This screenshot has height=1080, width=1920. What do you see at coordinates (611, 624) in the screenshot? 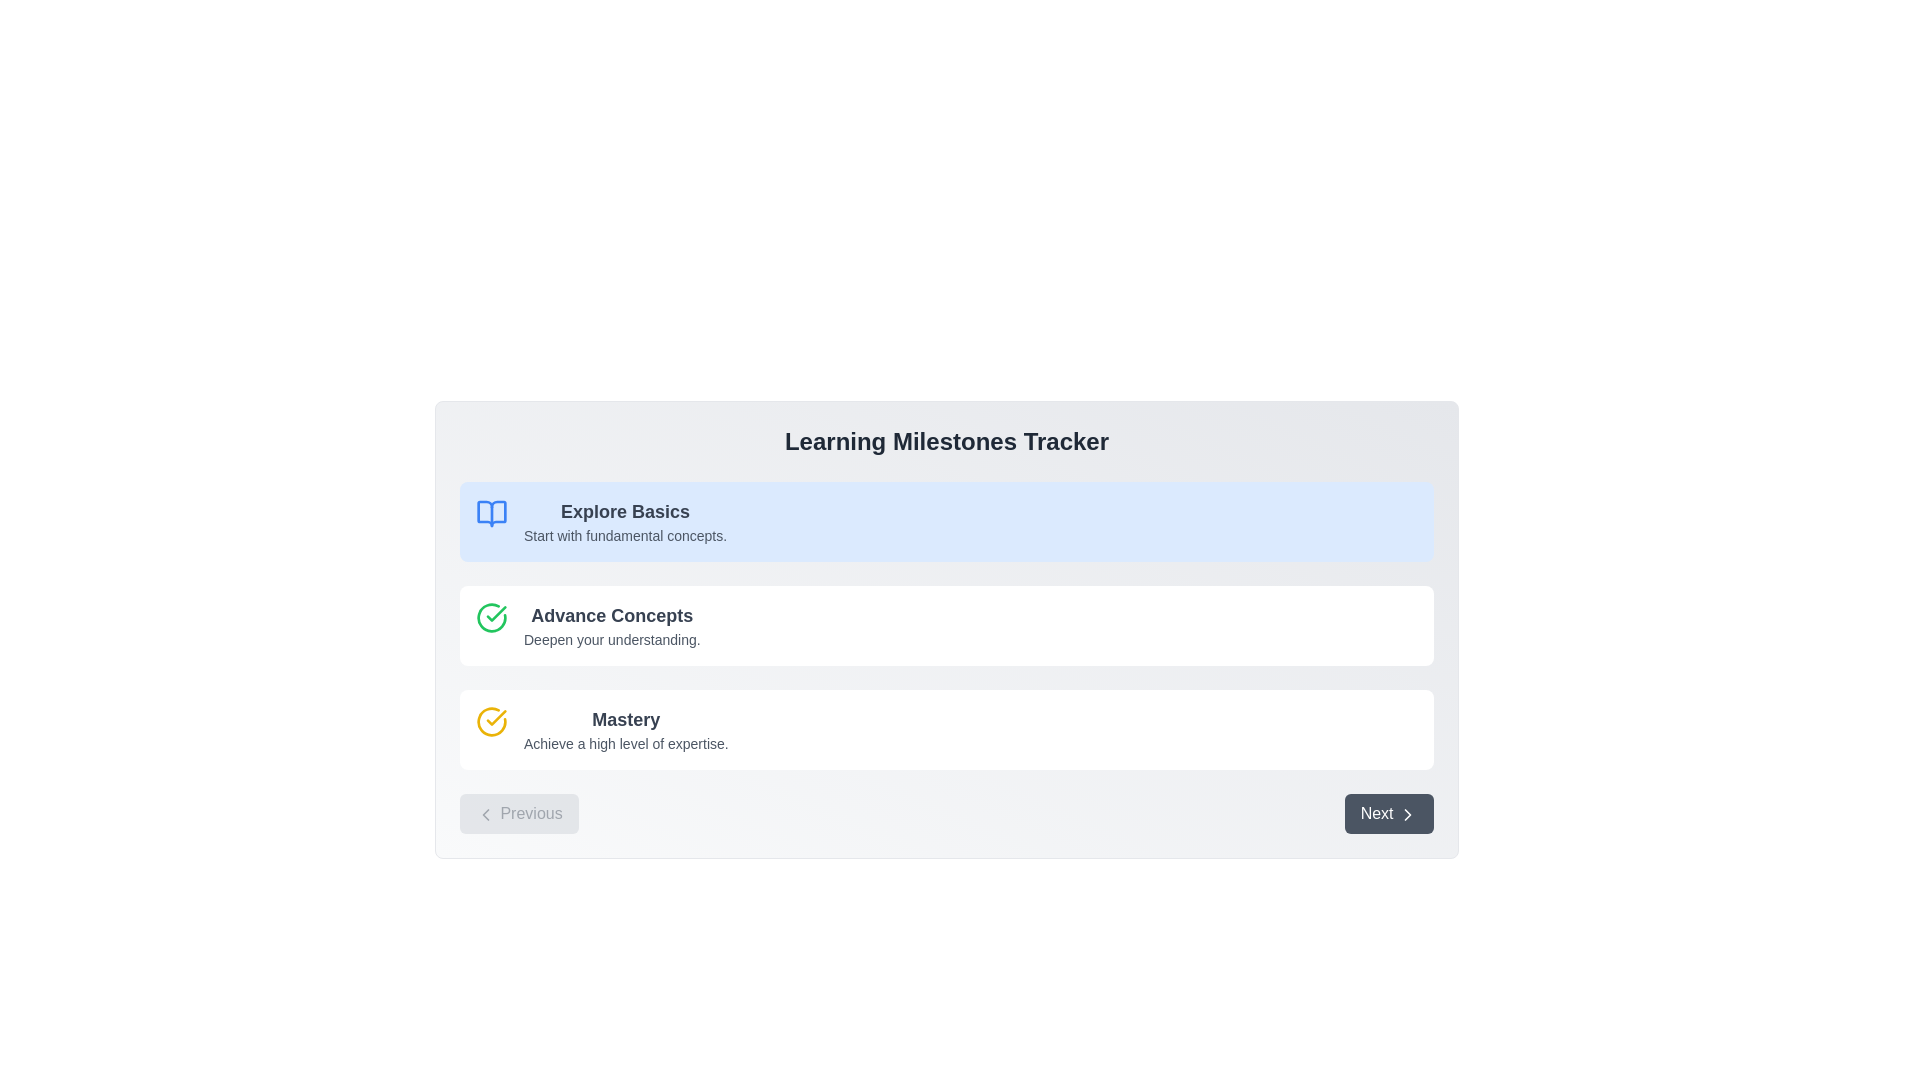
I see `text content of the Text block with a title and subtitle combo that indicates a learning milestone, positioned between the 'Explore Basics' and 'Mastery' boxes` at bounding box center [611, 624].